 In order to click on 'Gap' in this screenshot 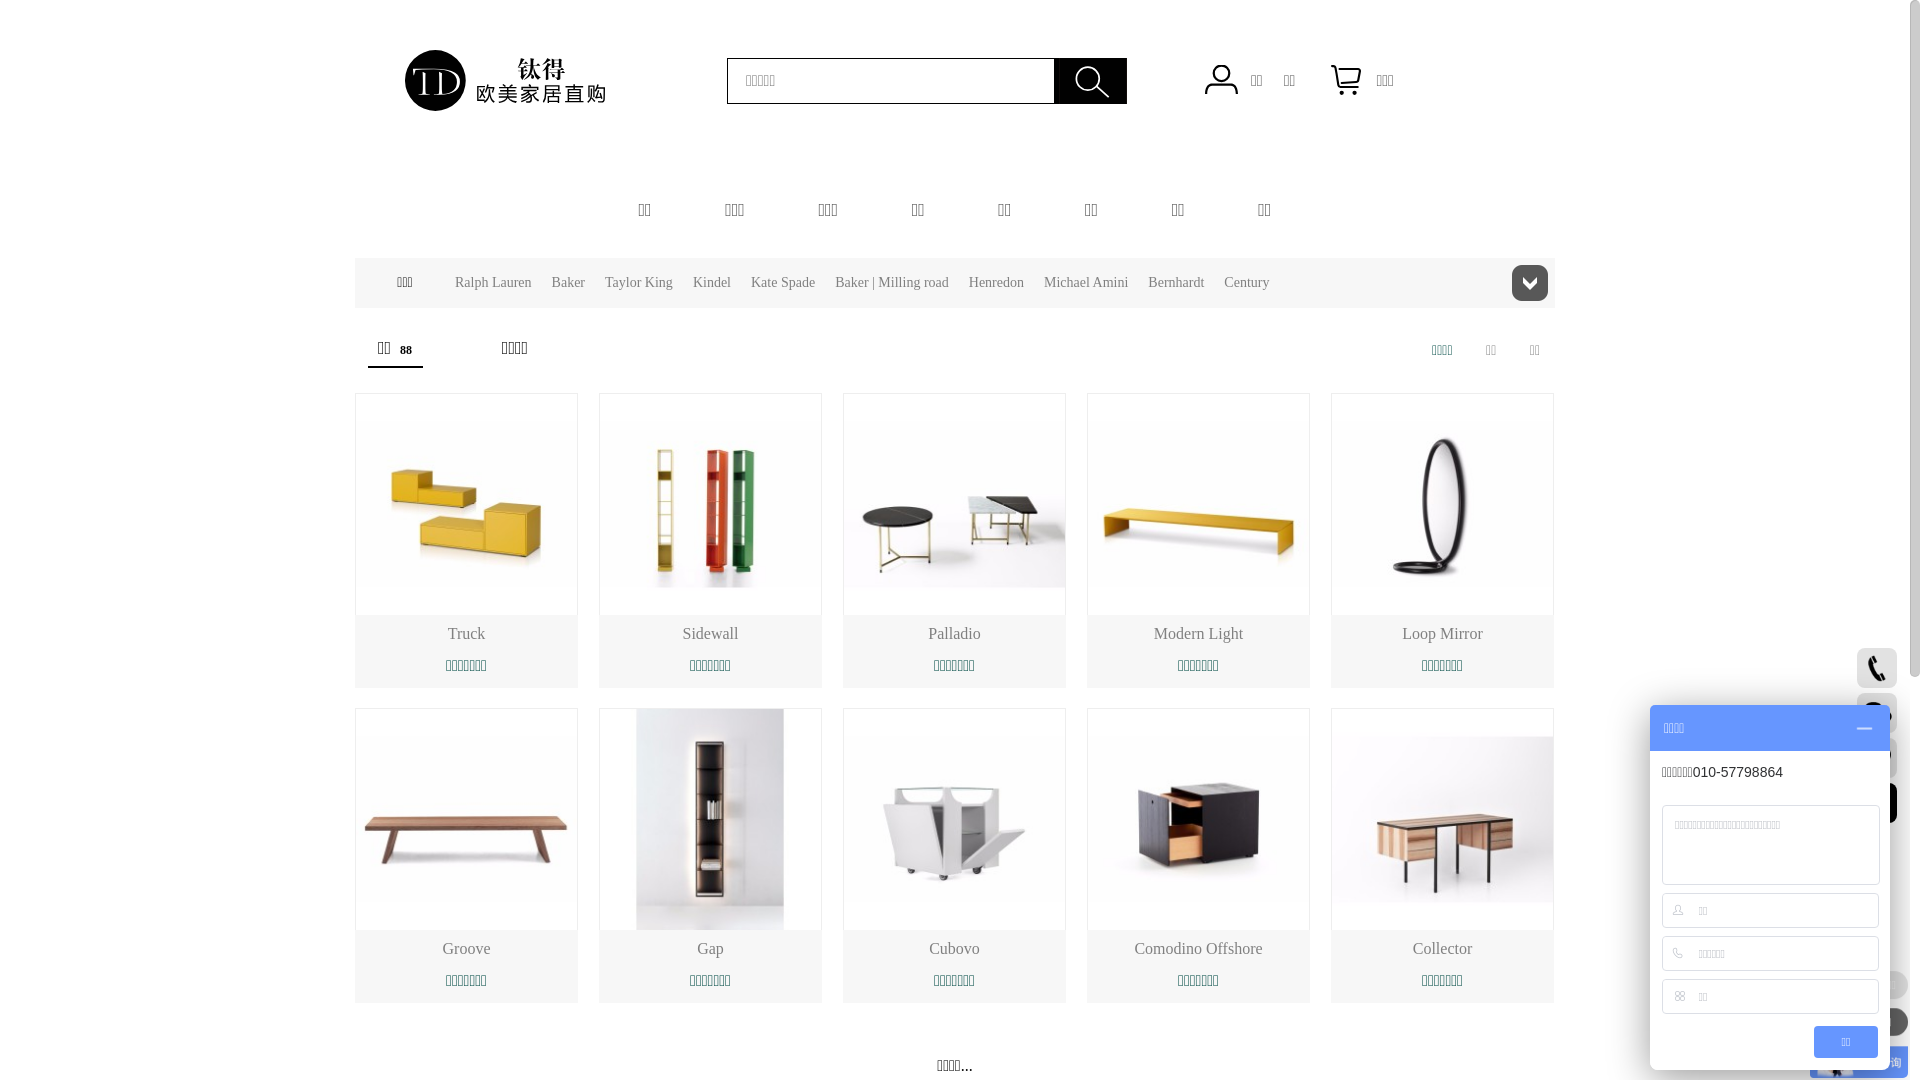, I will do `click(710, 947)`.